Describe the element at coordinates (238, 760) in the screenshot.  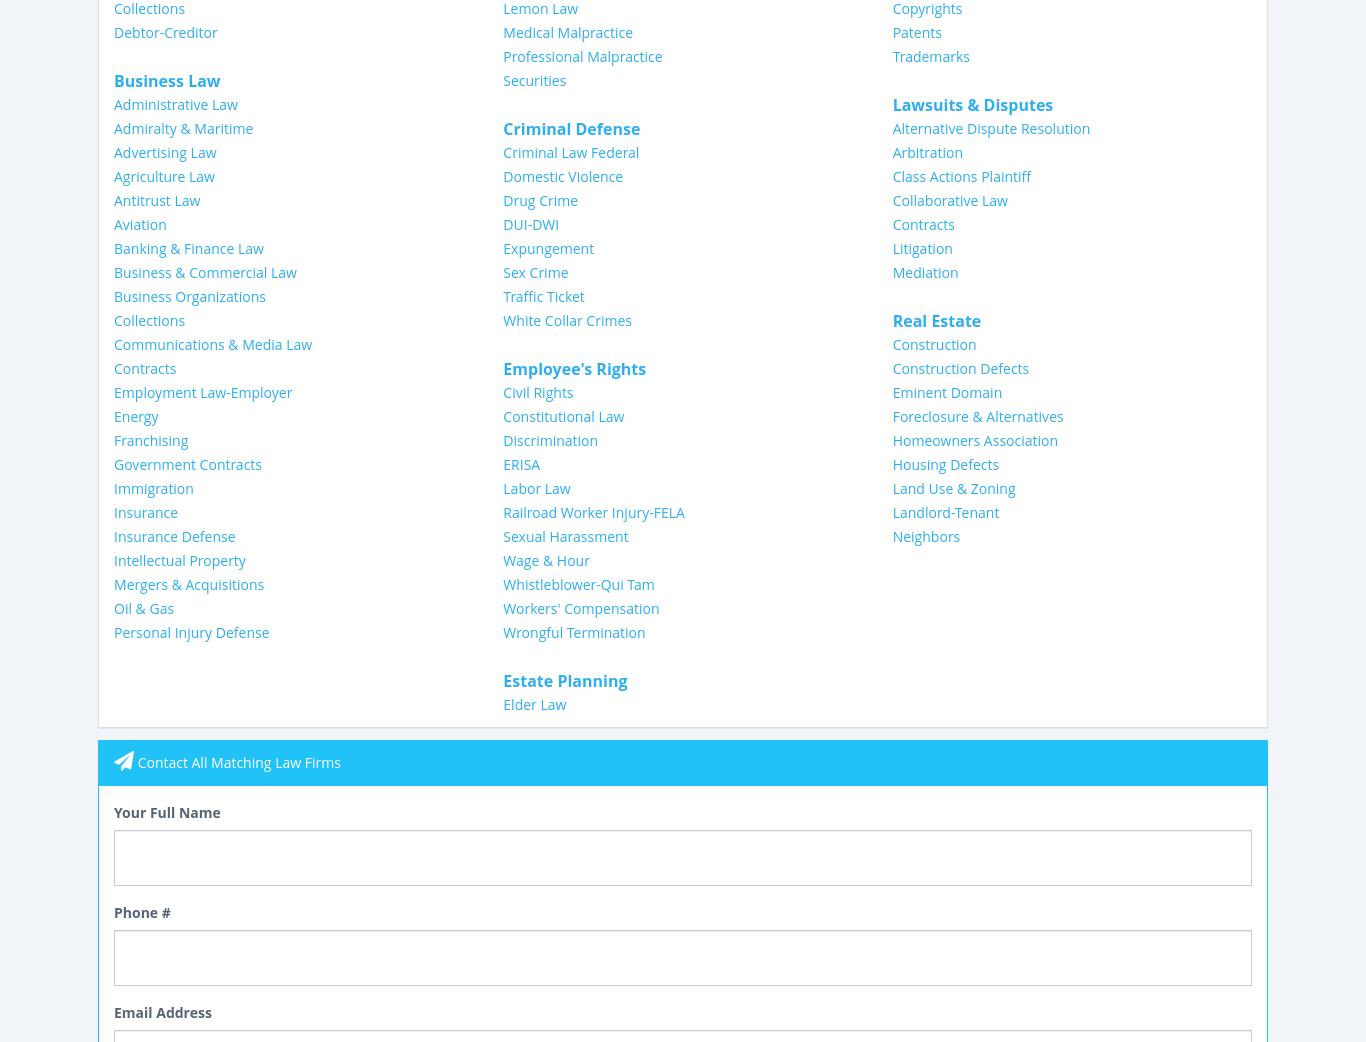
I see `'Contact All Matching Law Firms'` at that location.